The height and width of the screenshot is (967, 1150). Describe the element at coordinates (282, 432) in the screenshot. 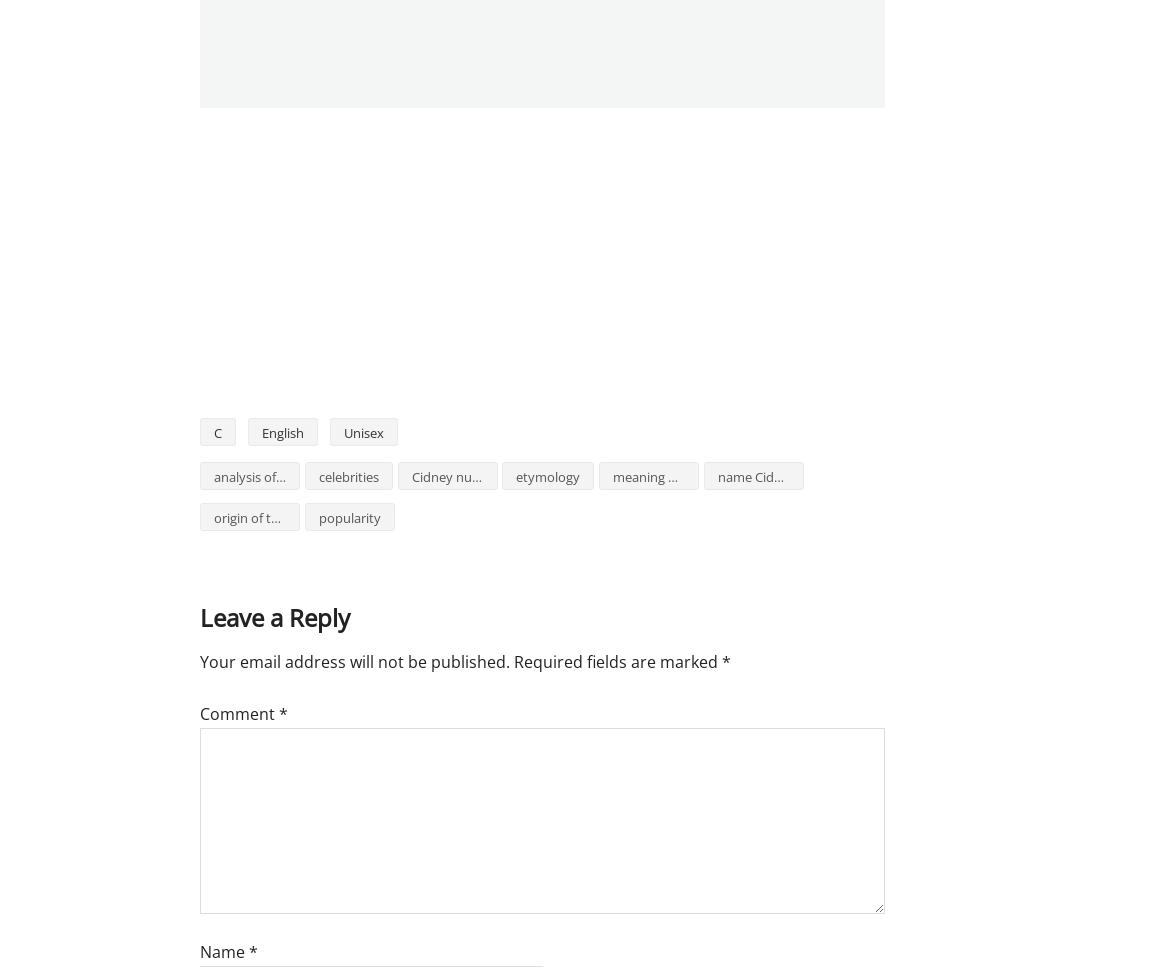

I see `'English'` at that location.